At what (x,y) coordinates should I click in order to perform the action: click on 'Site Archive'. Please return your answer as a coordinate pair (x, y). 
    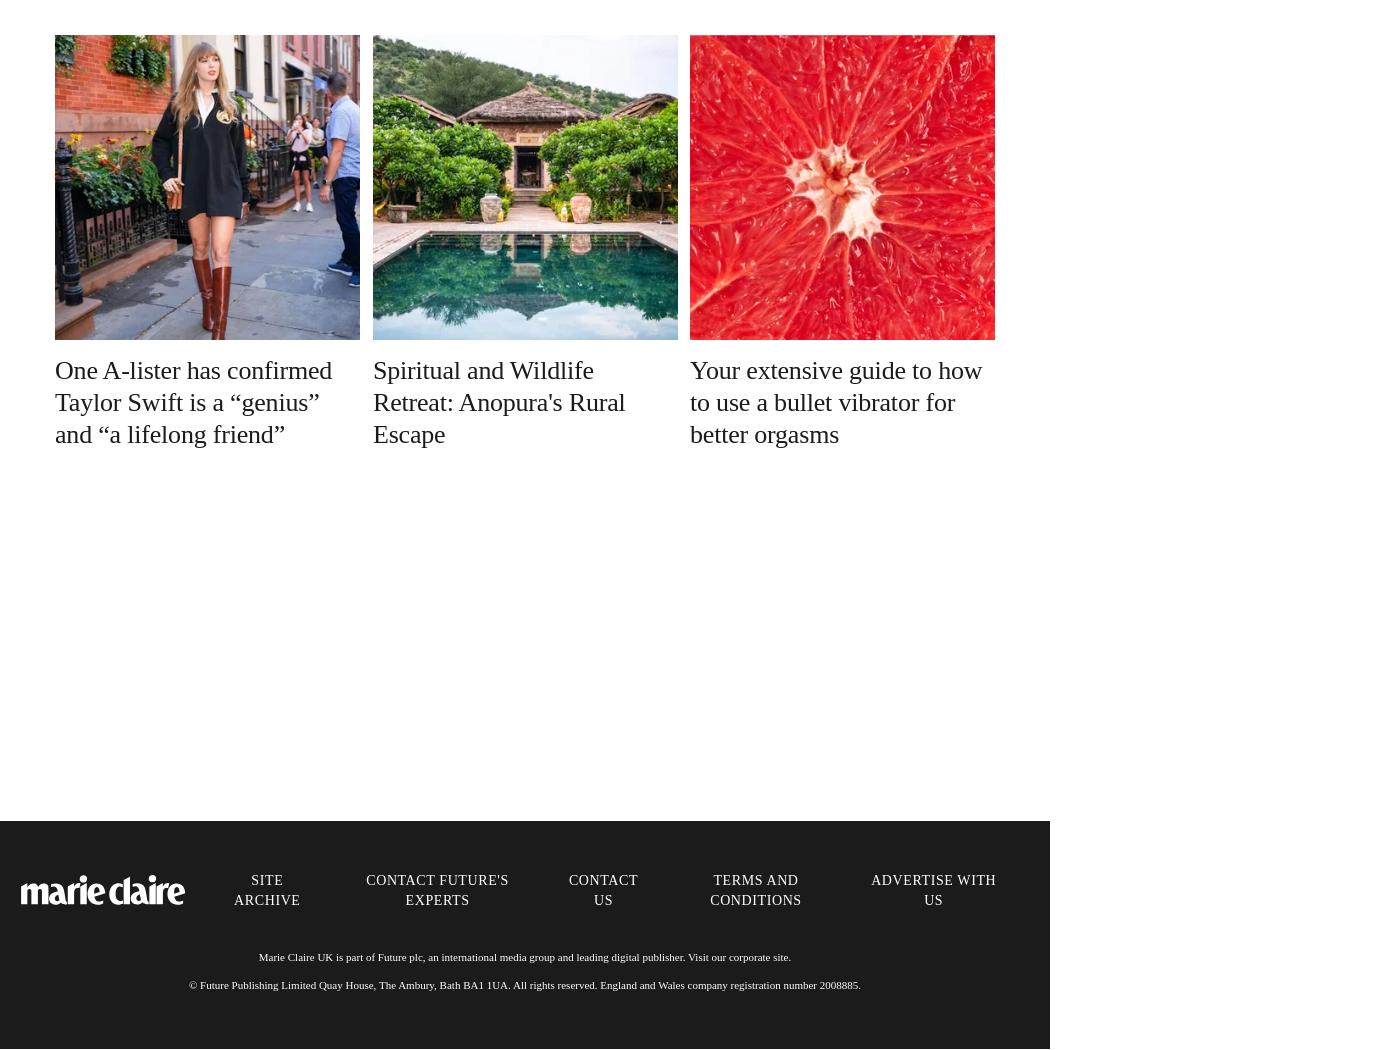
    Looking at the image, I should click on (266, 888).